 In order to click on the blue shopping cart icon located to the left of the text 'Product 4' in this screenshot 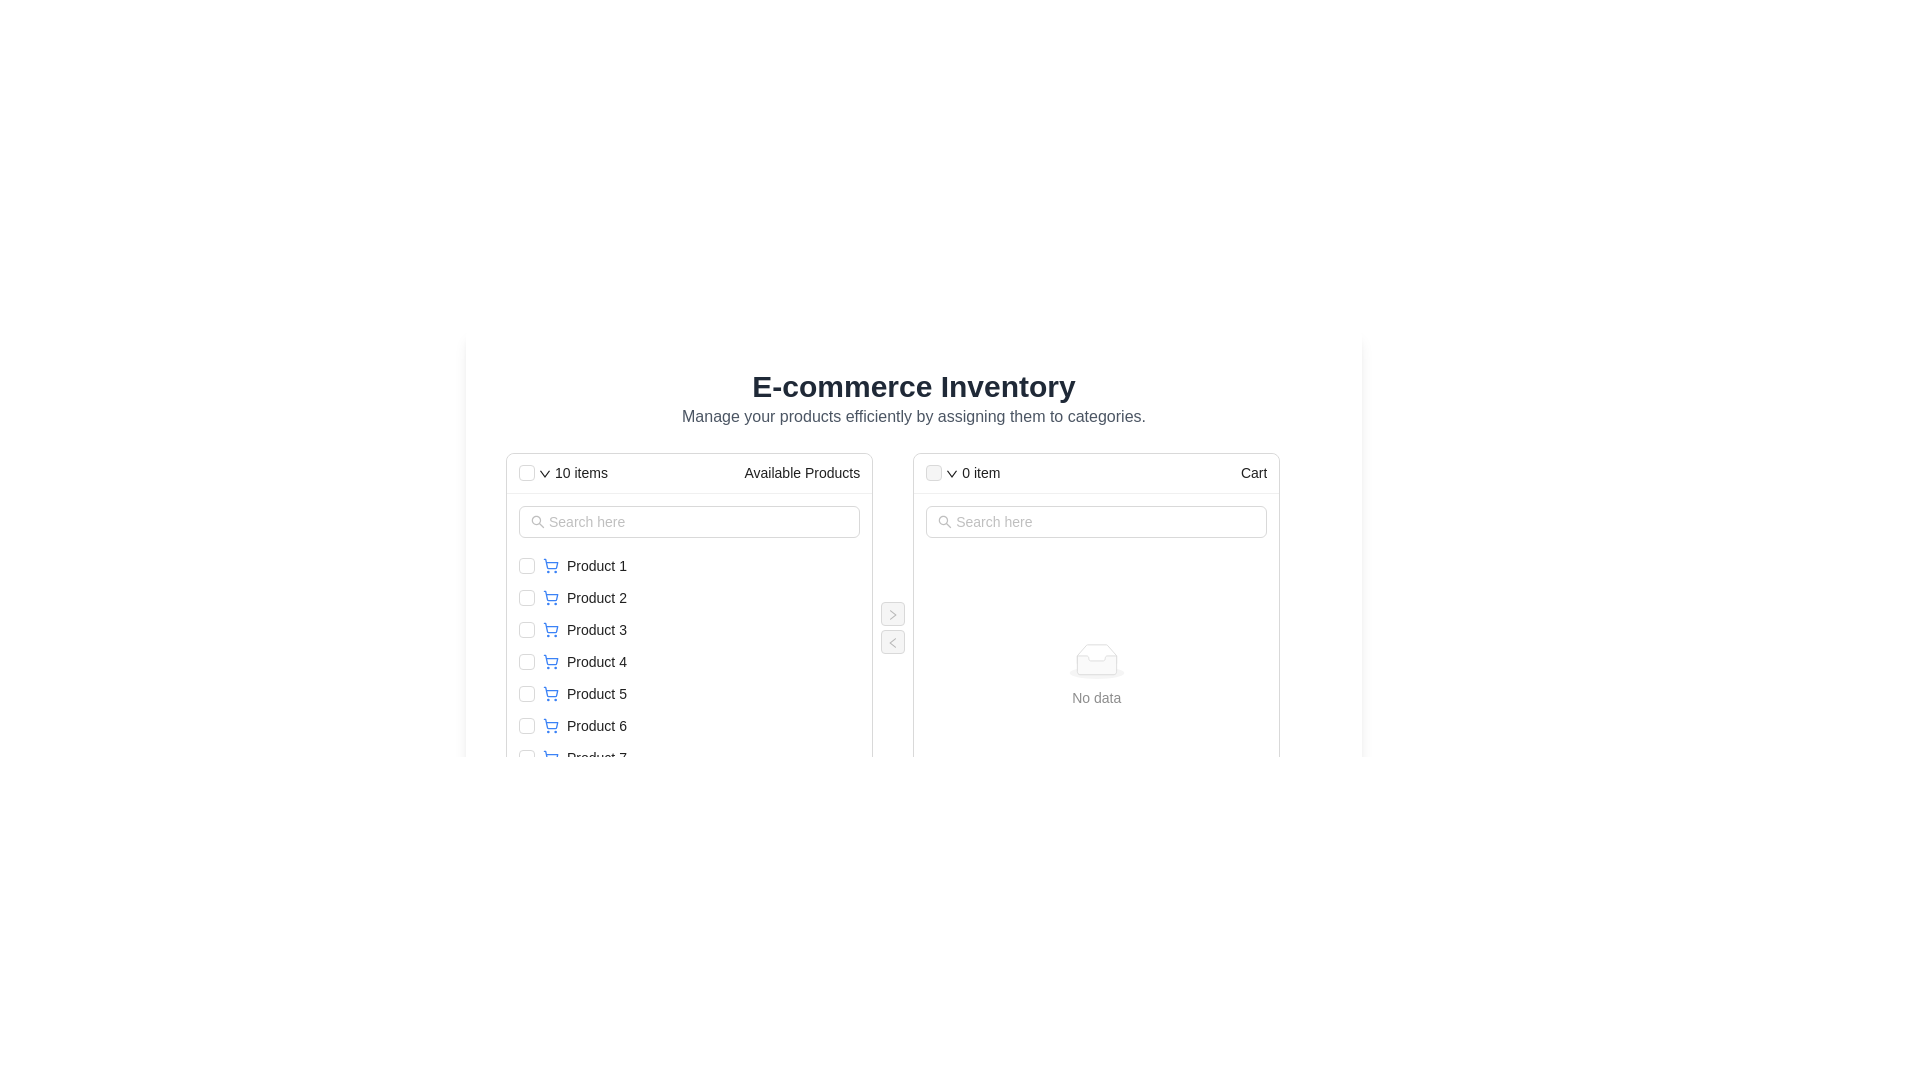, I will do `click(551, 662)`.